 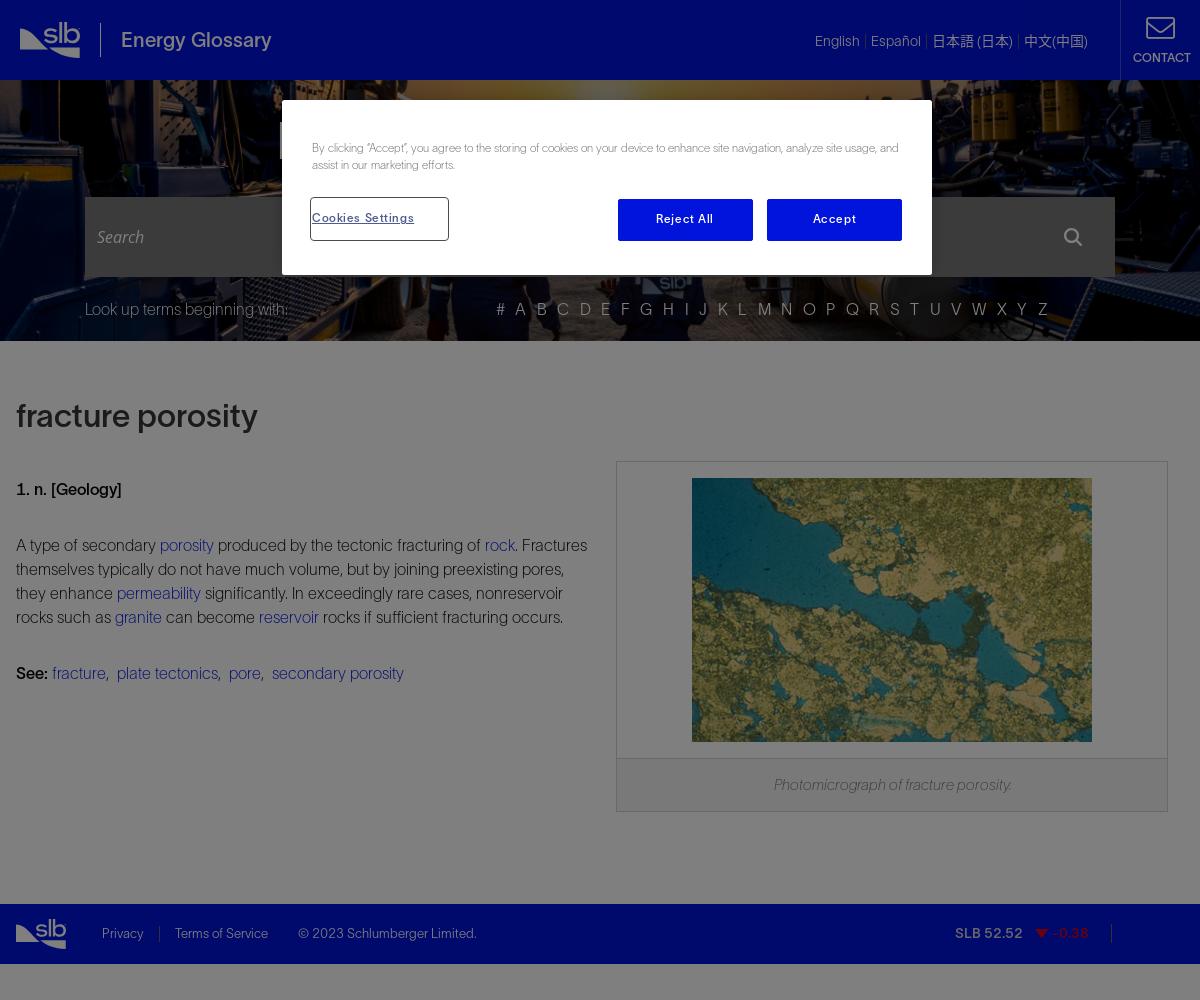 I want to click on '1. n. [Geology]', so click(x=69, y=487).